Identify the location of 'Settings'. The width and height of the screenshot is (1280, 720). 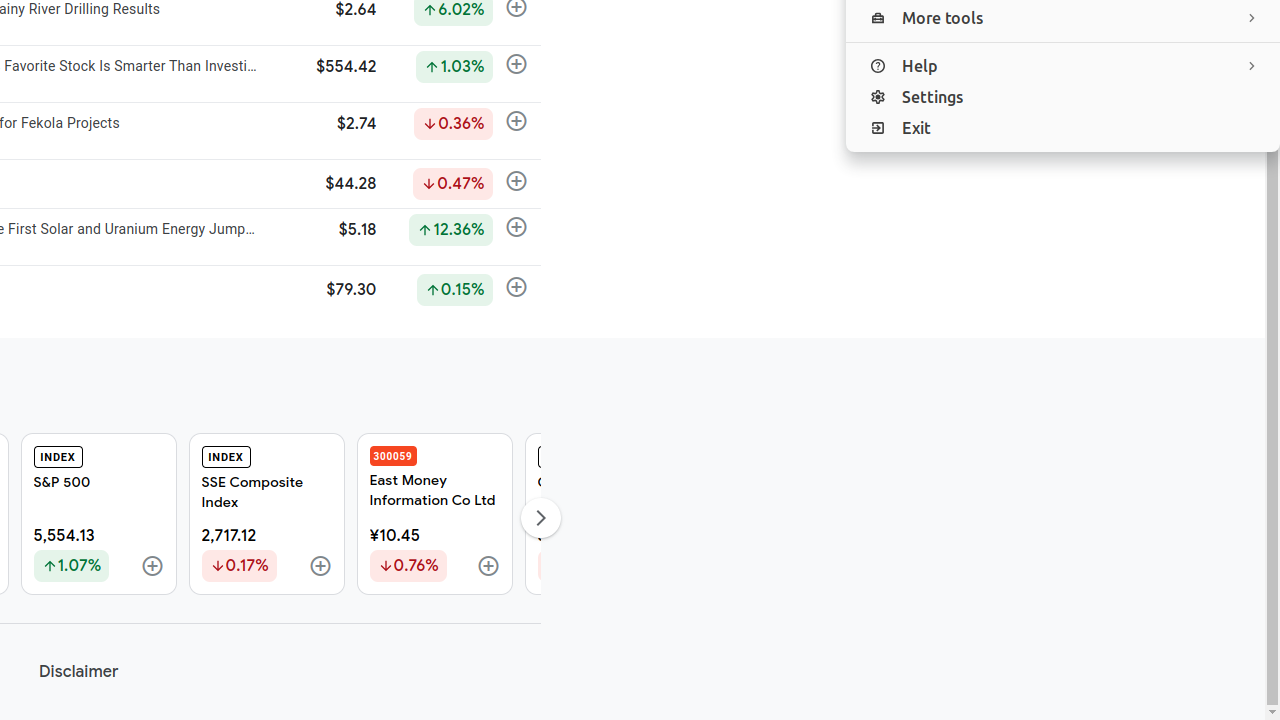
(1062, 97).